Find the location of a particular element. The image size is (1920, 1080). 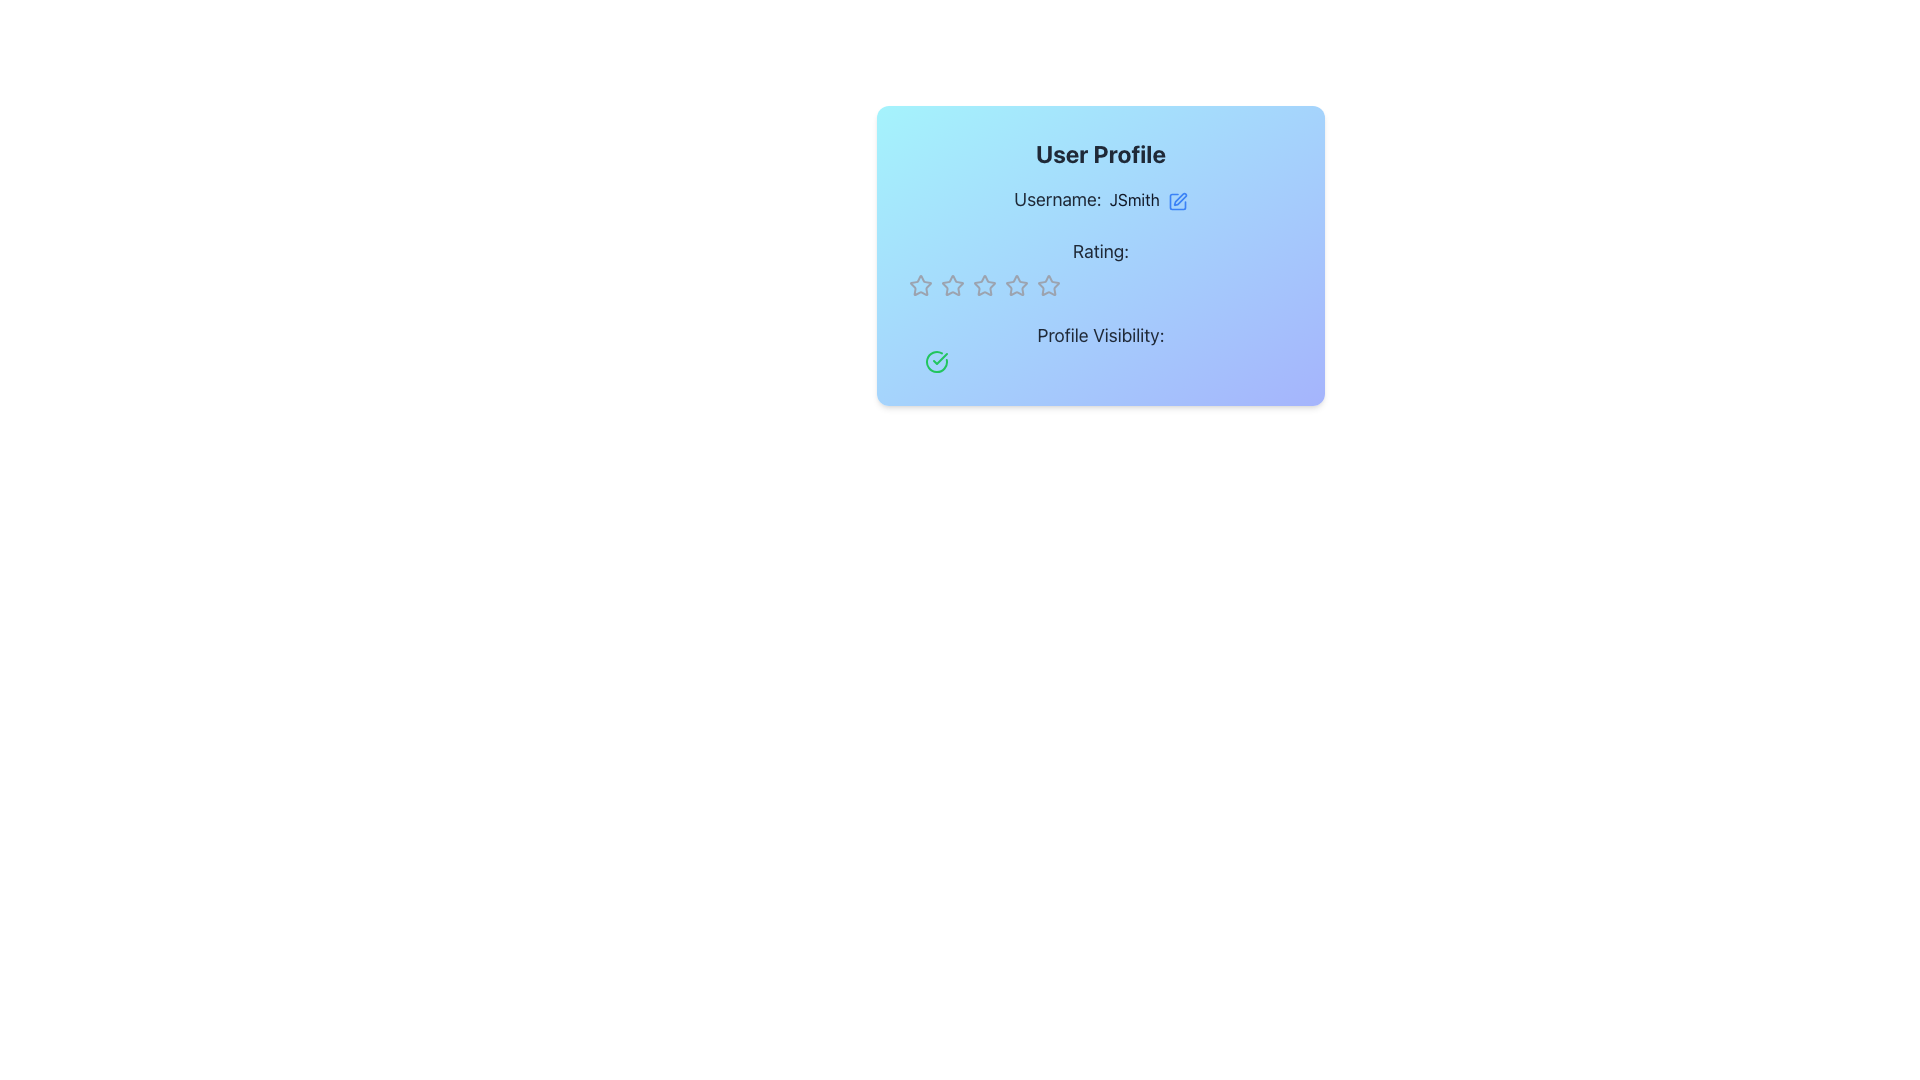

the text label that provides context for the username 'JSmith' in the 'User Profile' card, located at the top section of the card is located at coordinates (1056, 199).